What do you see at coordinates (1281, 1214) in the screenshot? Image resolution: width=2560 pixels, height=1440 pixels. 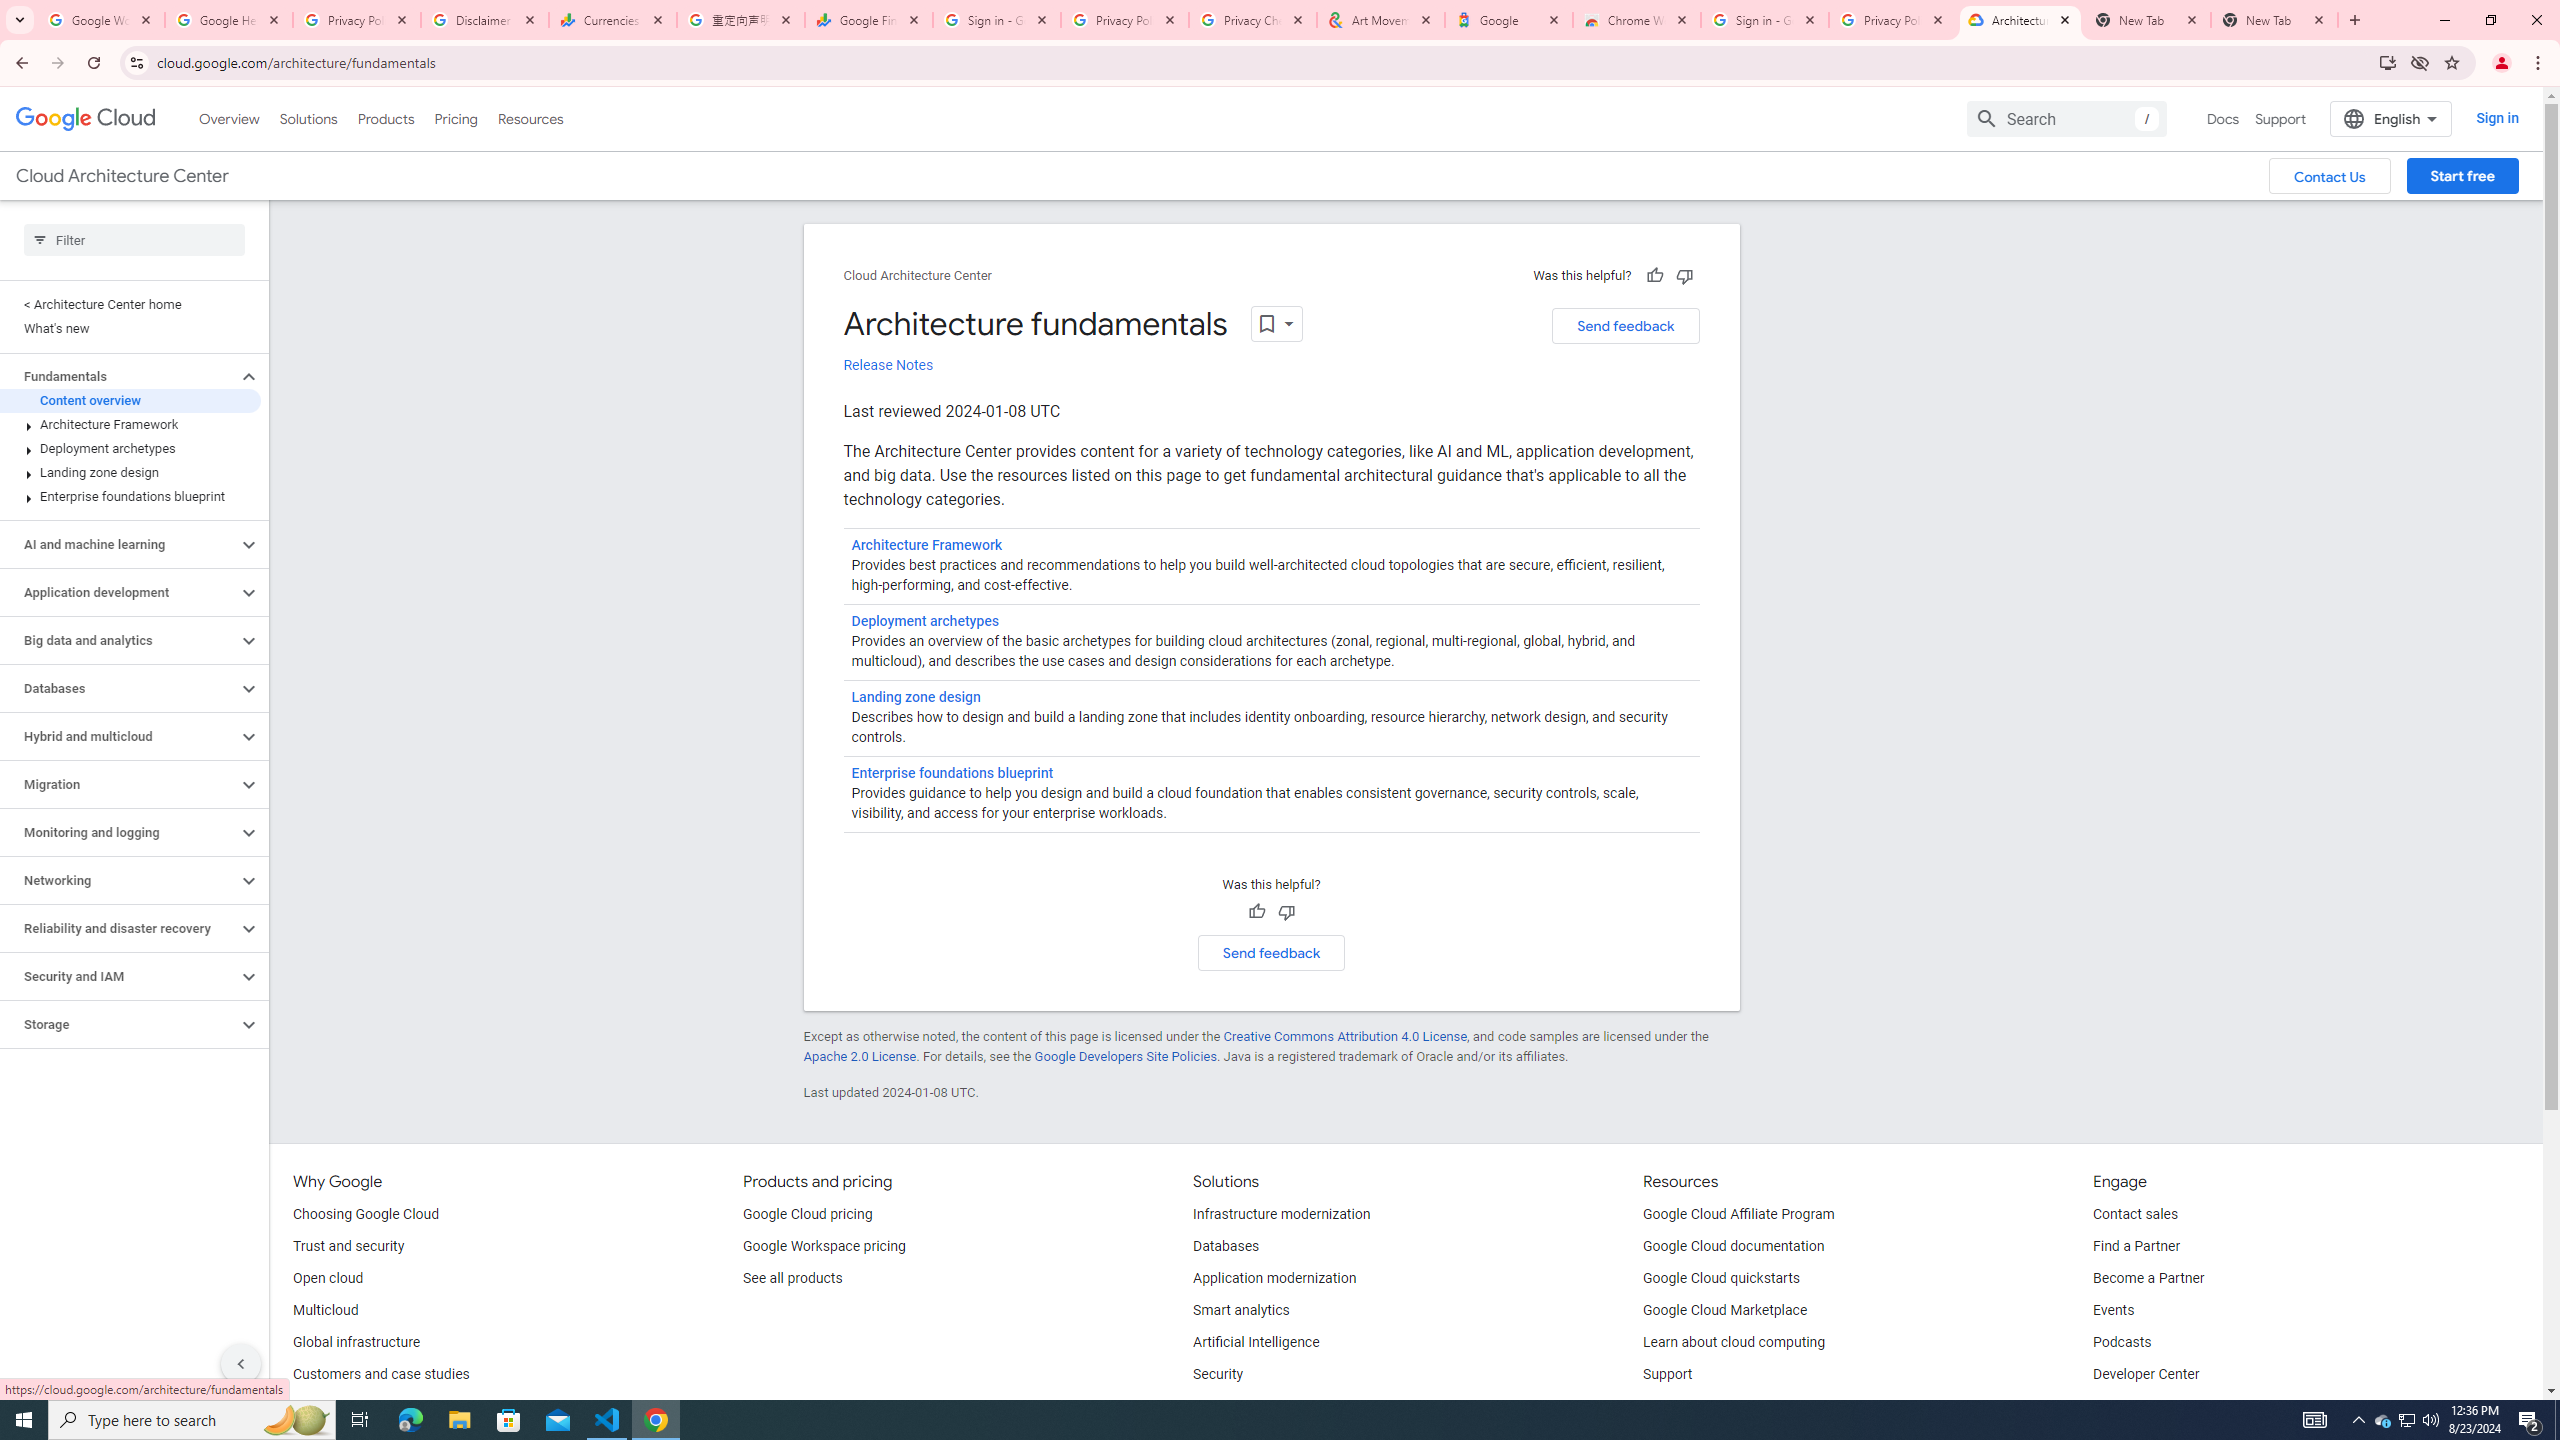 I see `'Infrastructure modernization'` at bounding box center [1281, 1214].